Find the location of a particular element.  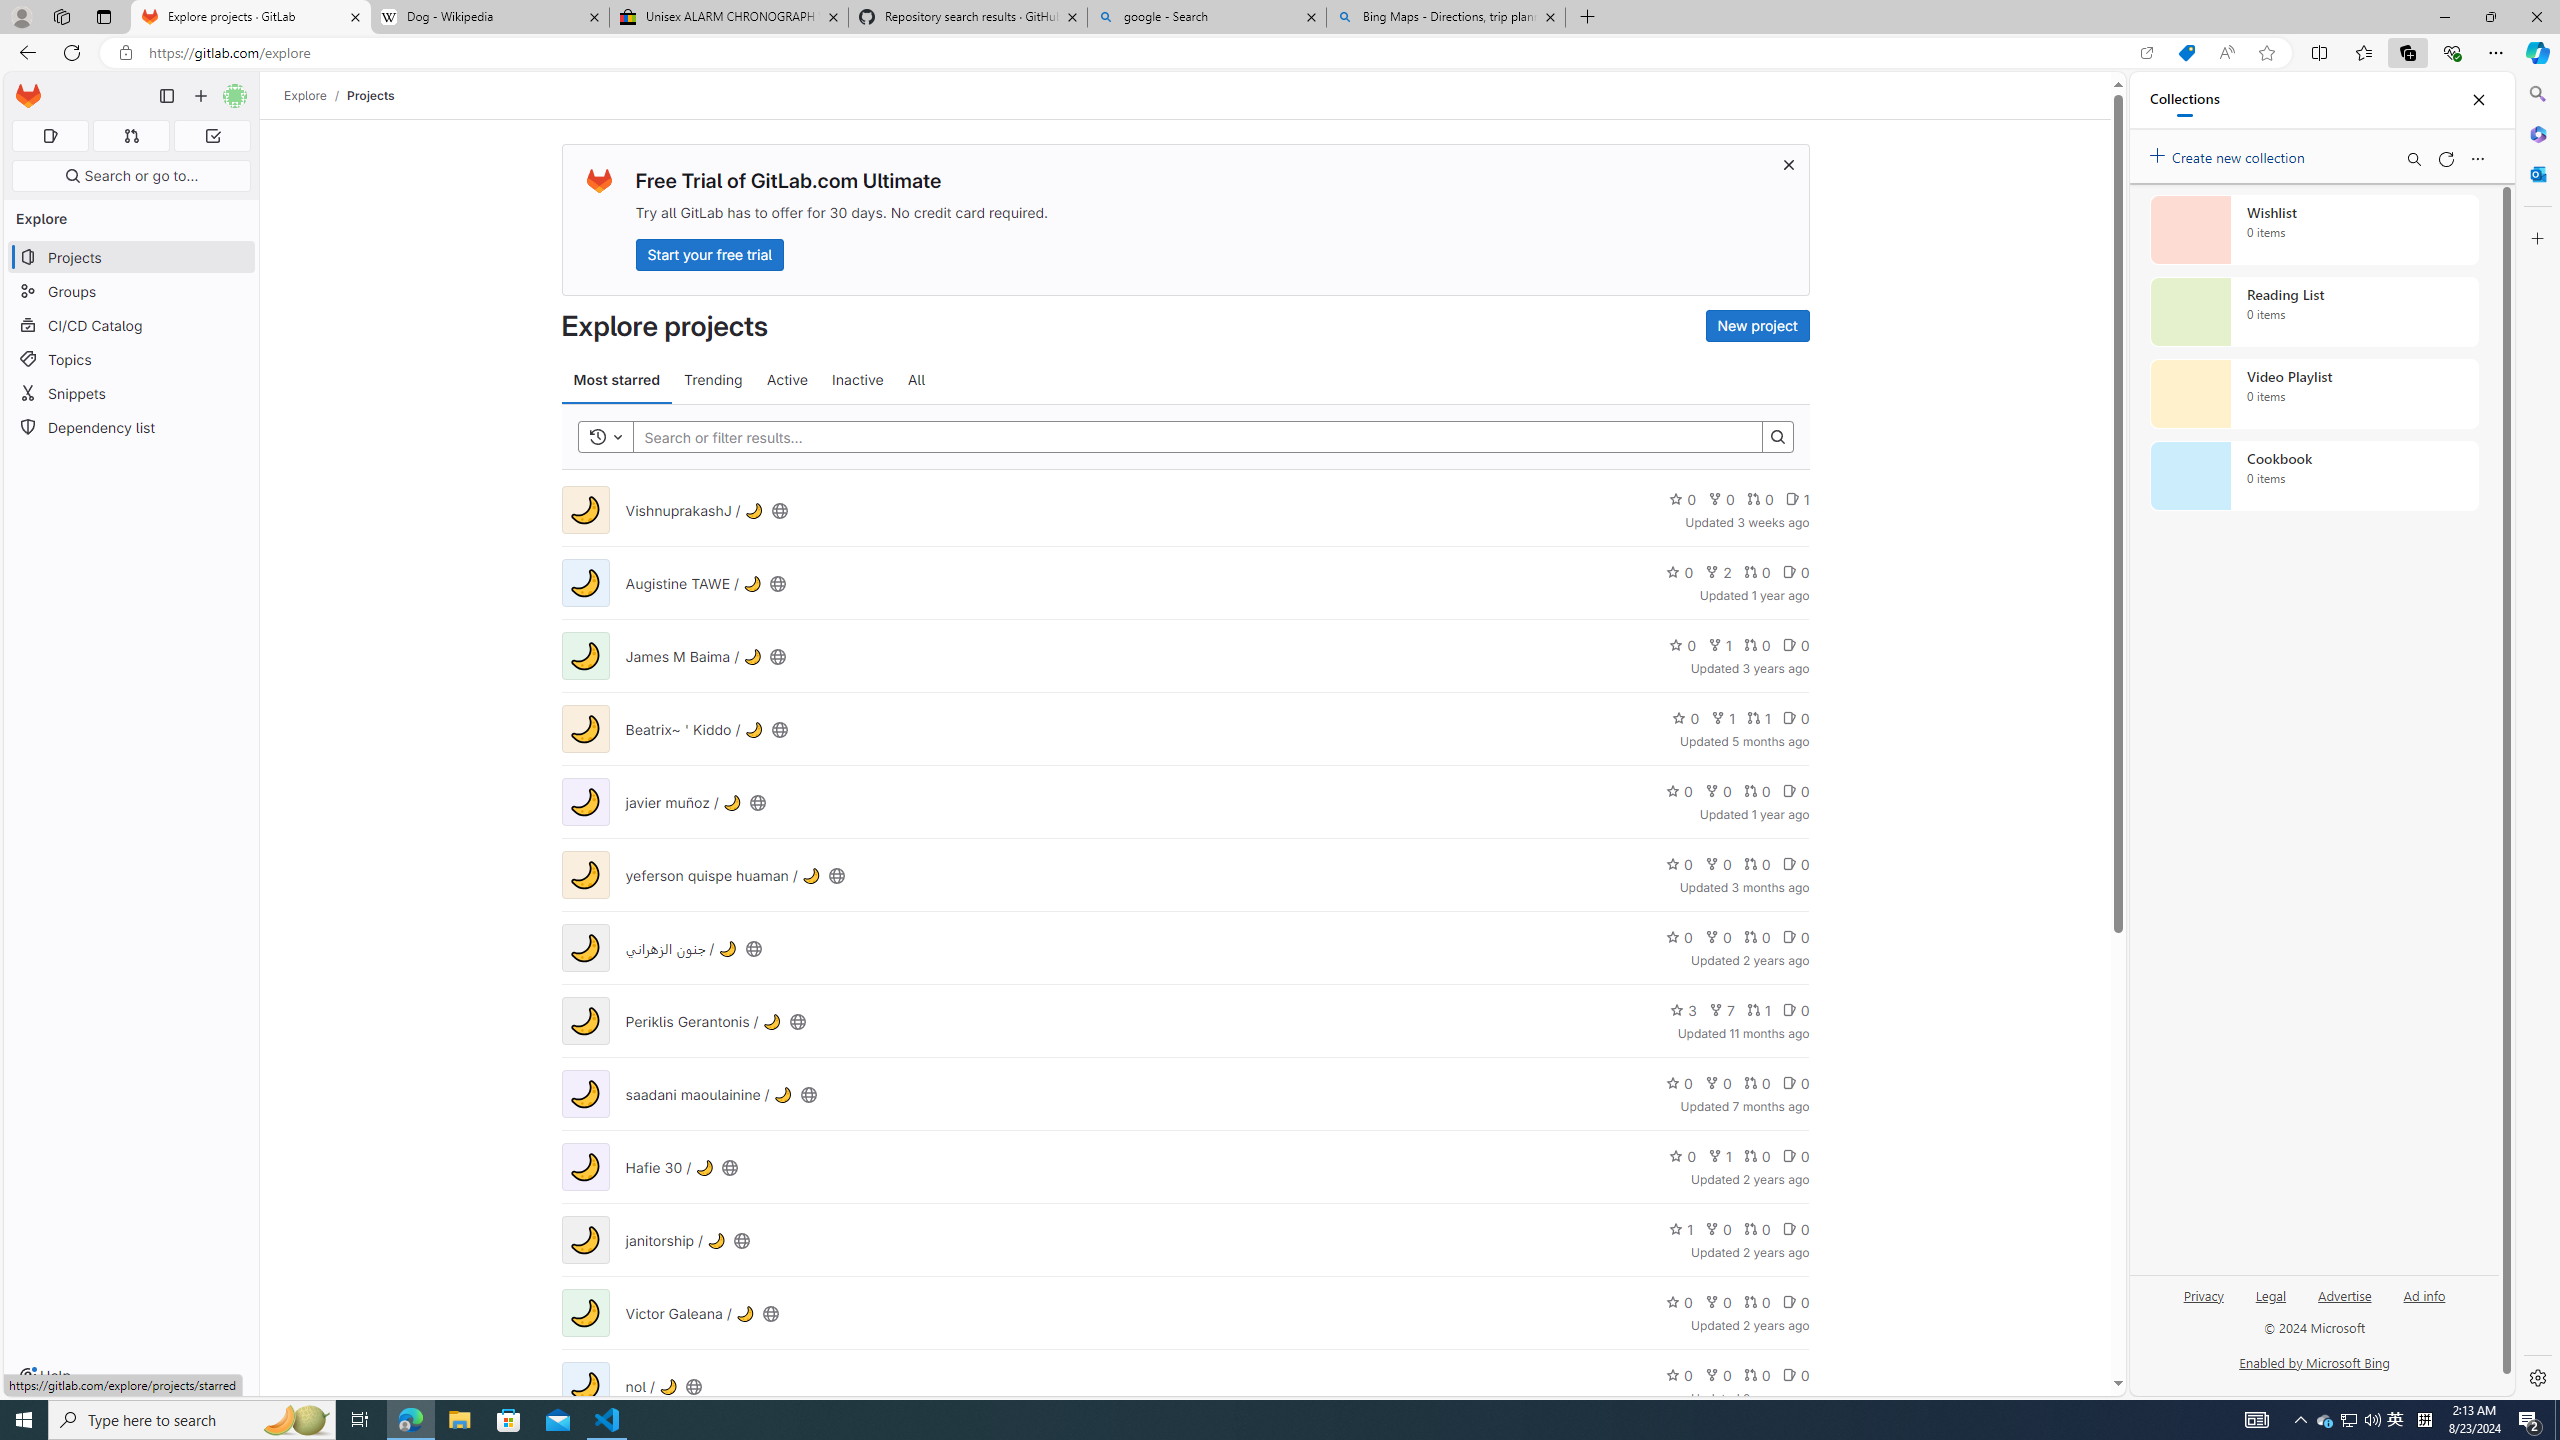

'Create new collection' is located at coordinates (2230, 153).